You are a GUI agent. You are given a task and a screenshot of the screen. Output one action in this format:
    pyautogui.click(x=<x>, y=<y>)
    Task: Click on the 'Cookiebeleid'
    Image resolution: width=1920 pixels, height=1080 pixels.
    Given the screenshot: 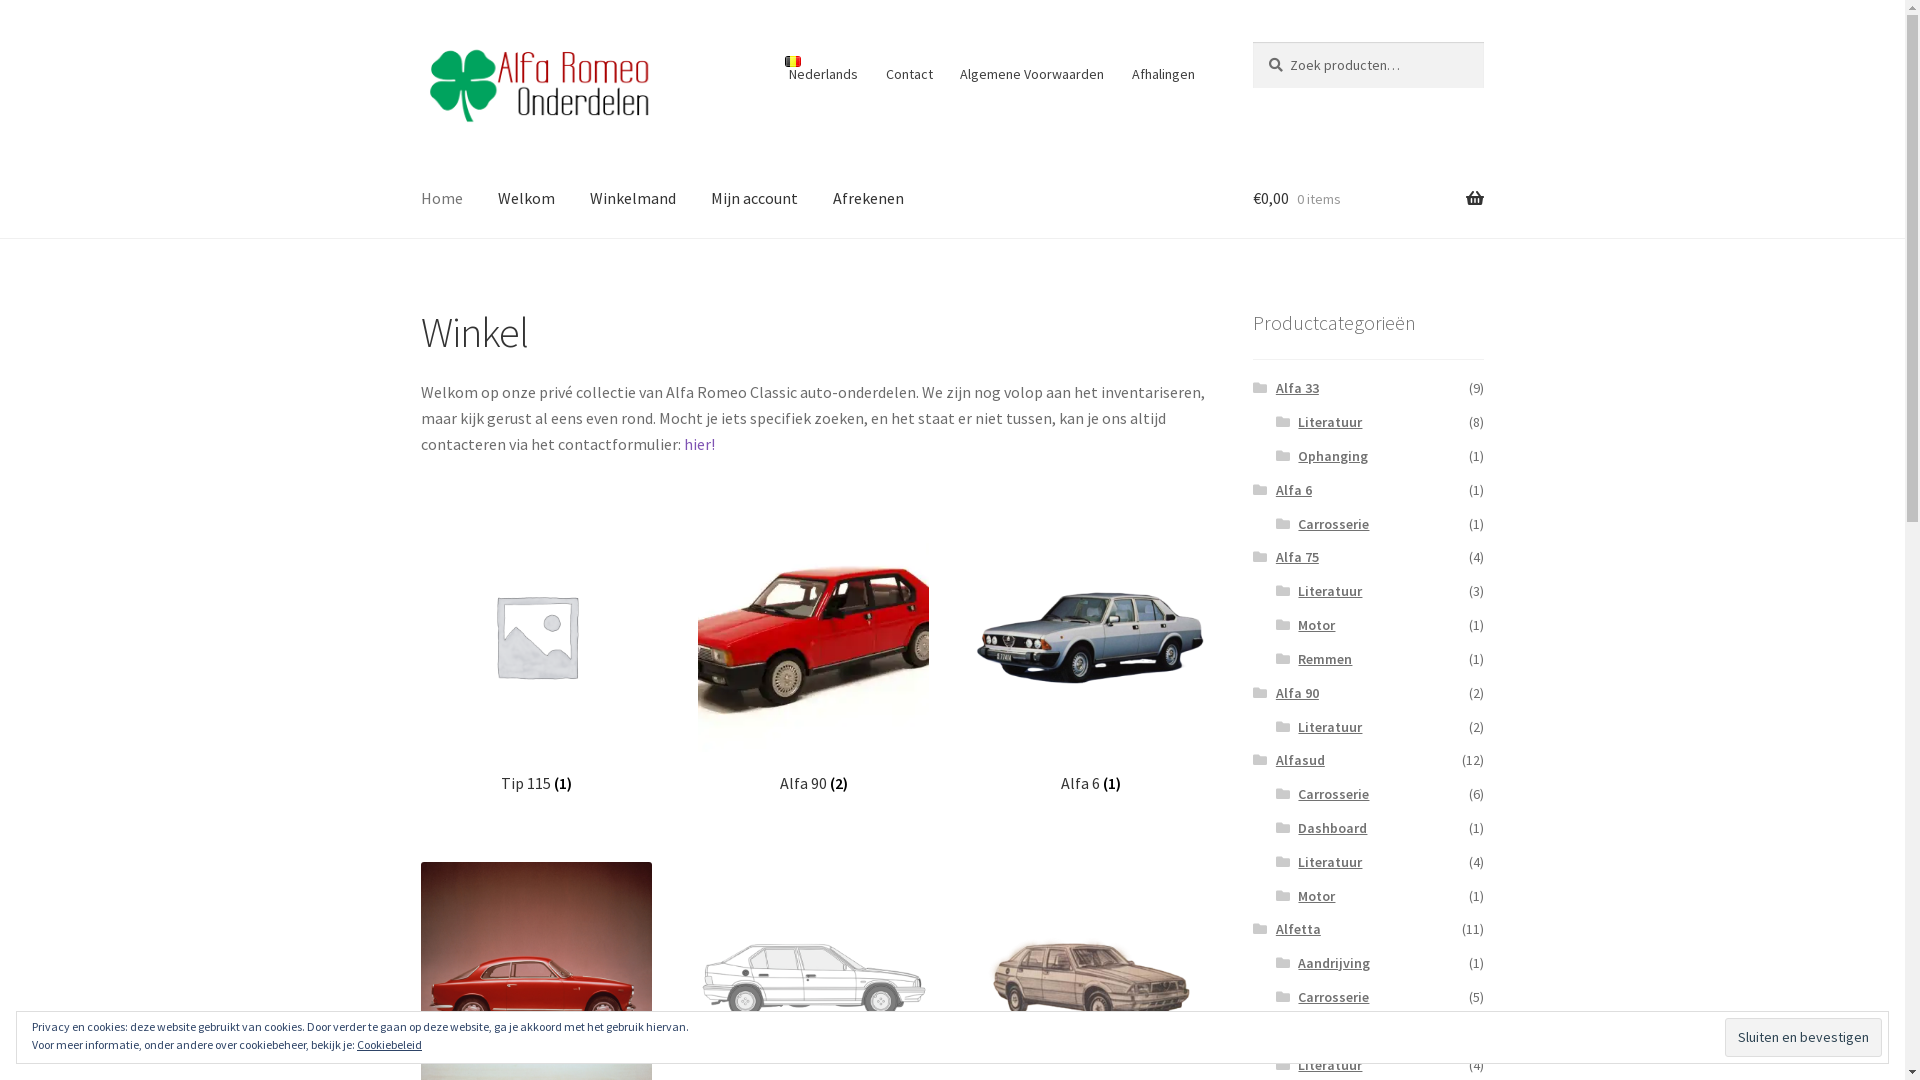 What is the action you would take?
    pyautogui.click(x=389, y=1043)
    